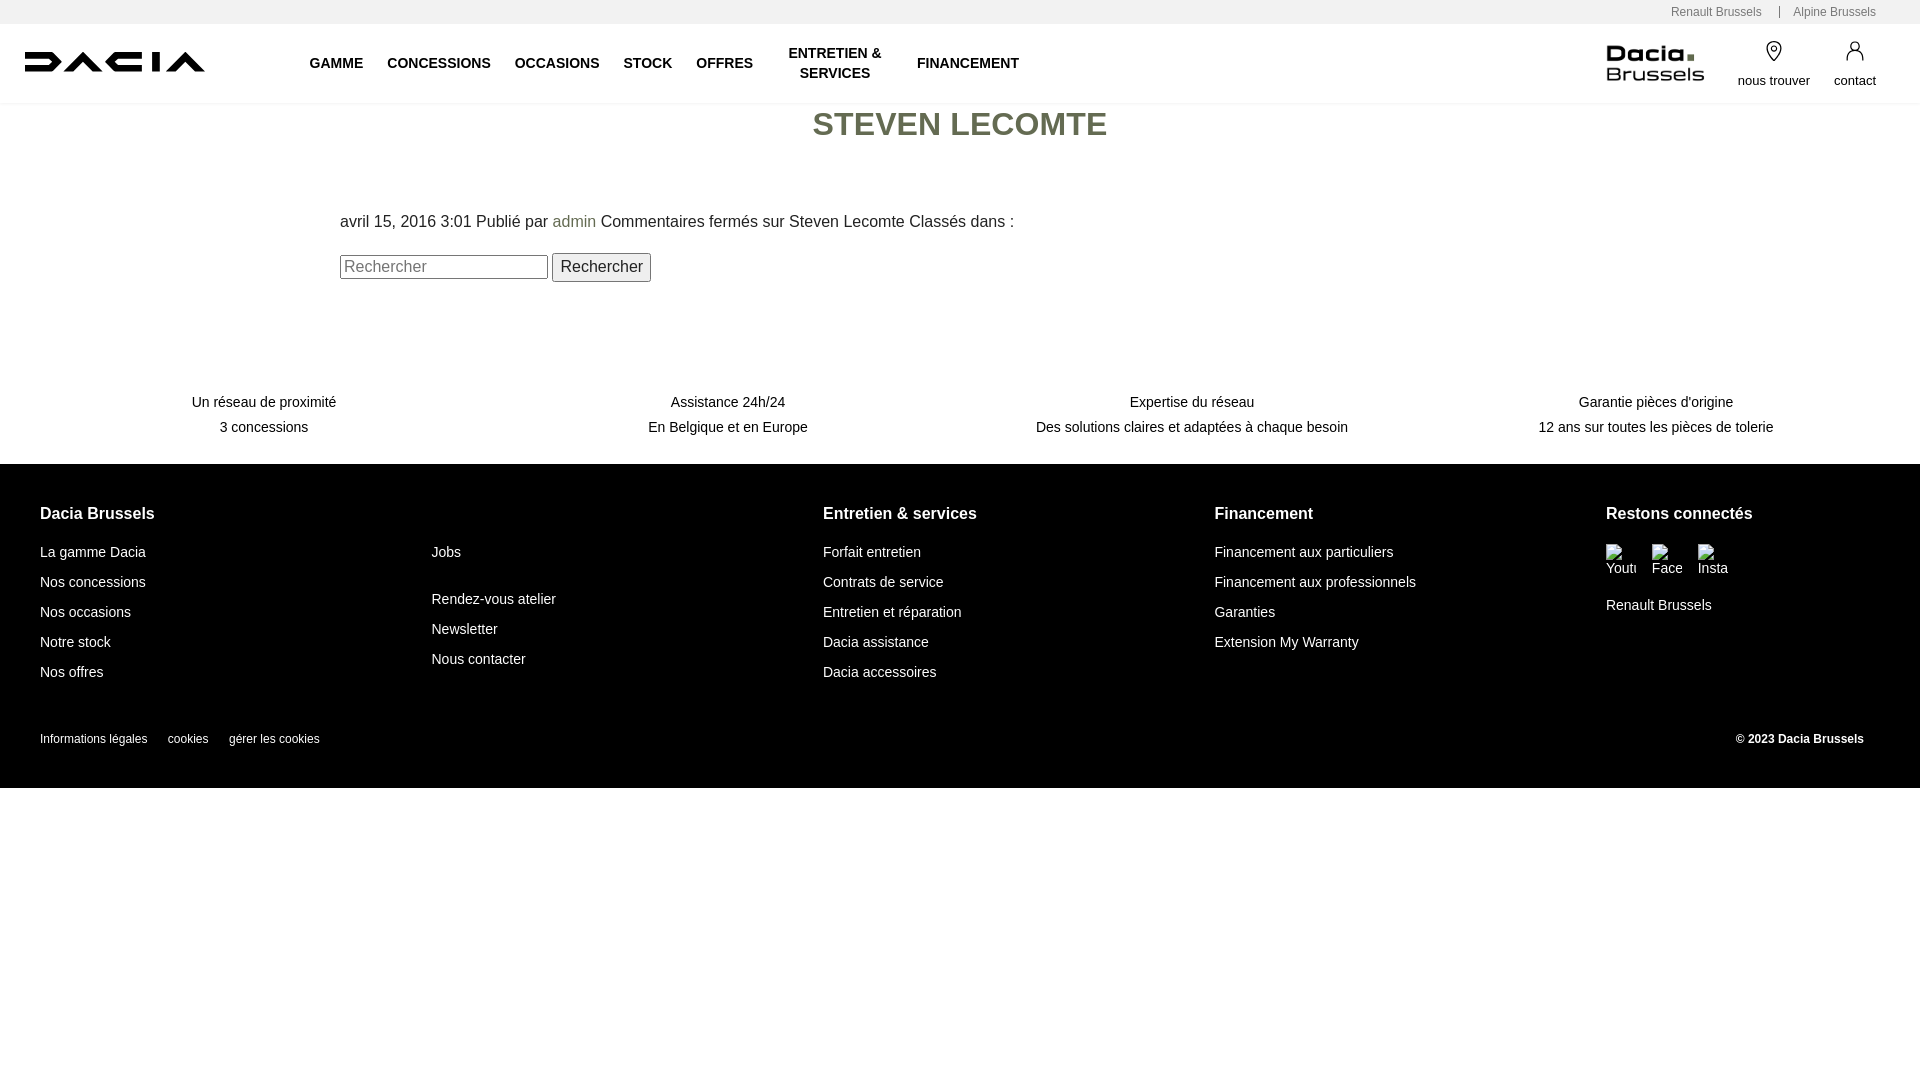  Describe the element at coordinates (1315, 582) in the screenshot. I see `'Financement aux professionnels'` at that location.